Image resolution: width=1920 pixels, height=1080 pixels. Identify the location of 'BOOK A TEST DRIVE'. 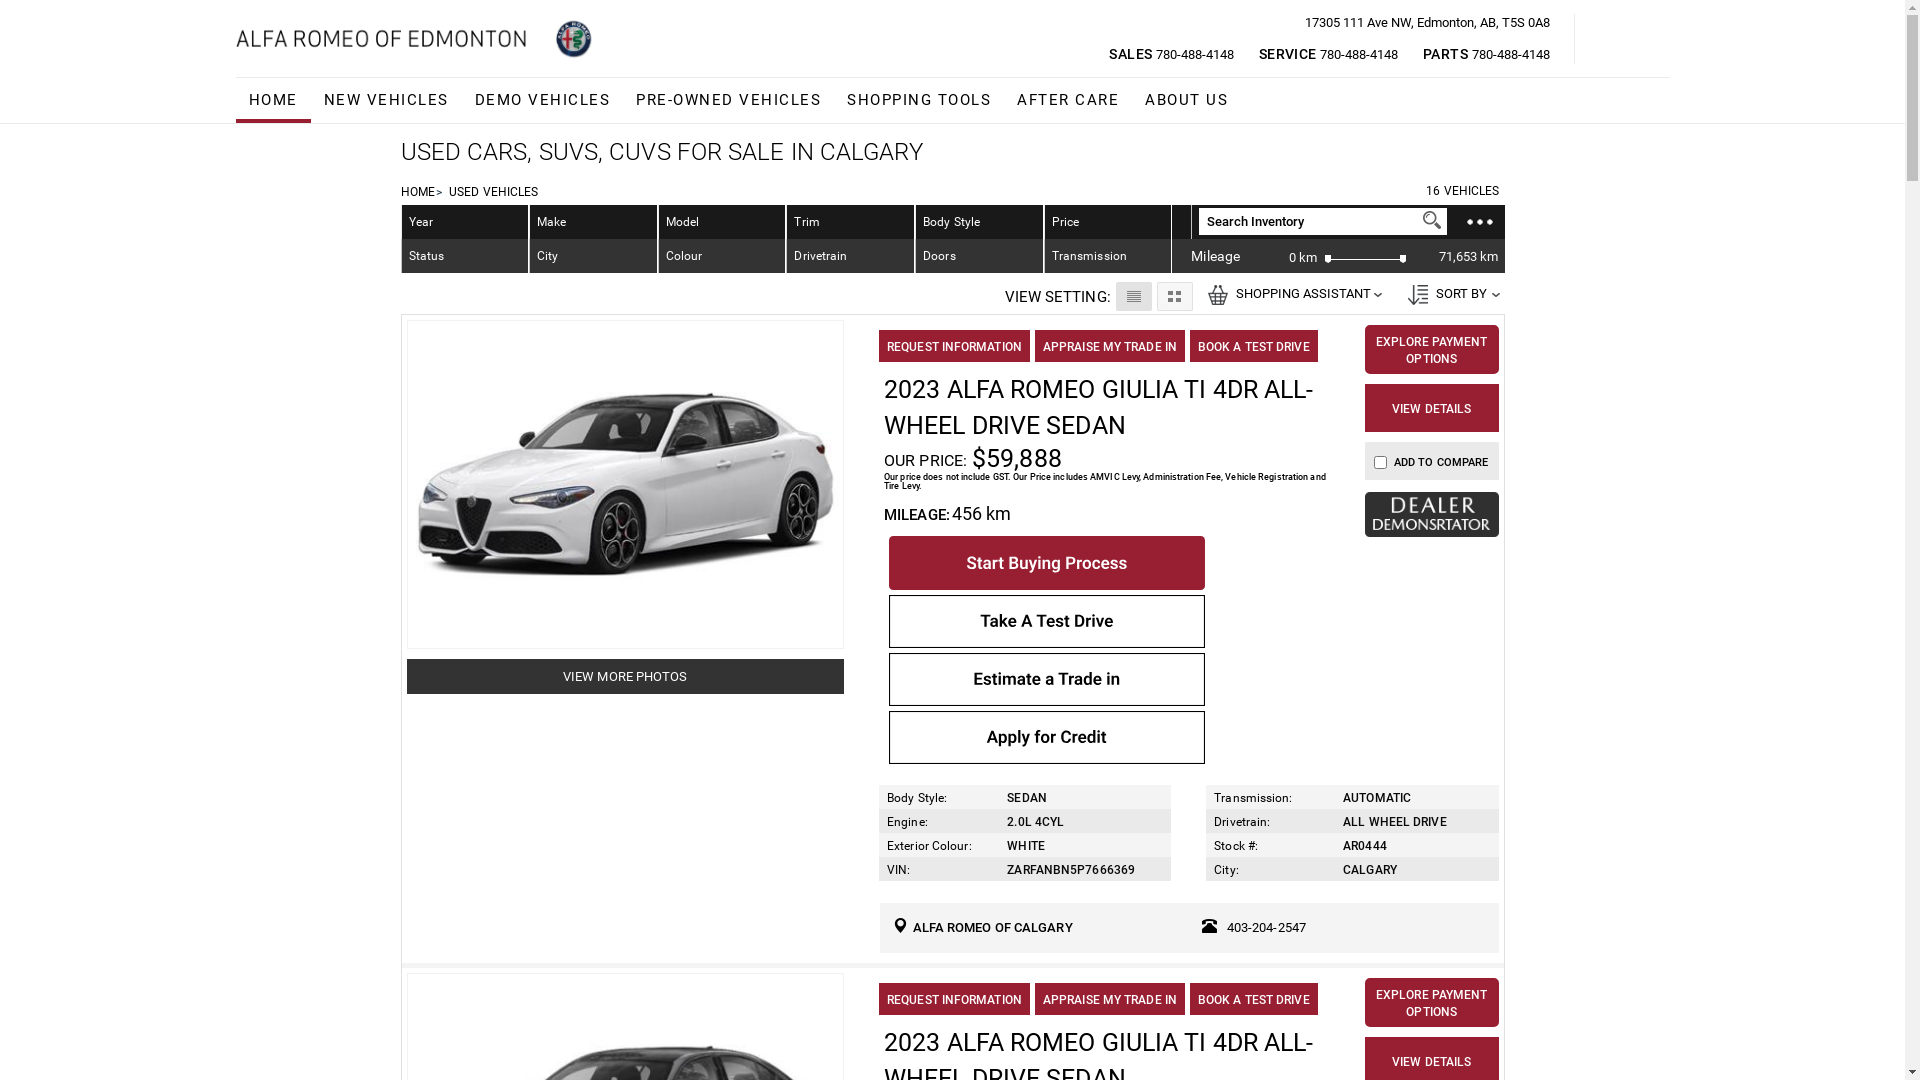
(1252, 345).